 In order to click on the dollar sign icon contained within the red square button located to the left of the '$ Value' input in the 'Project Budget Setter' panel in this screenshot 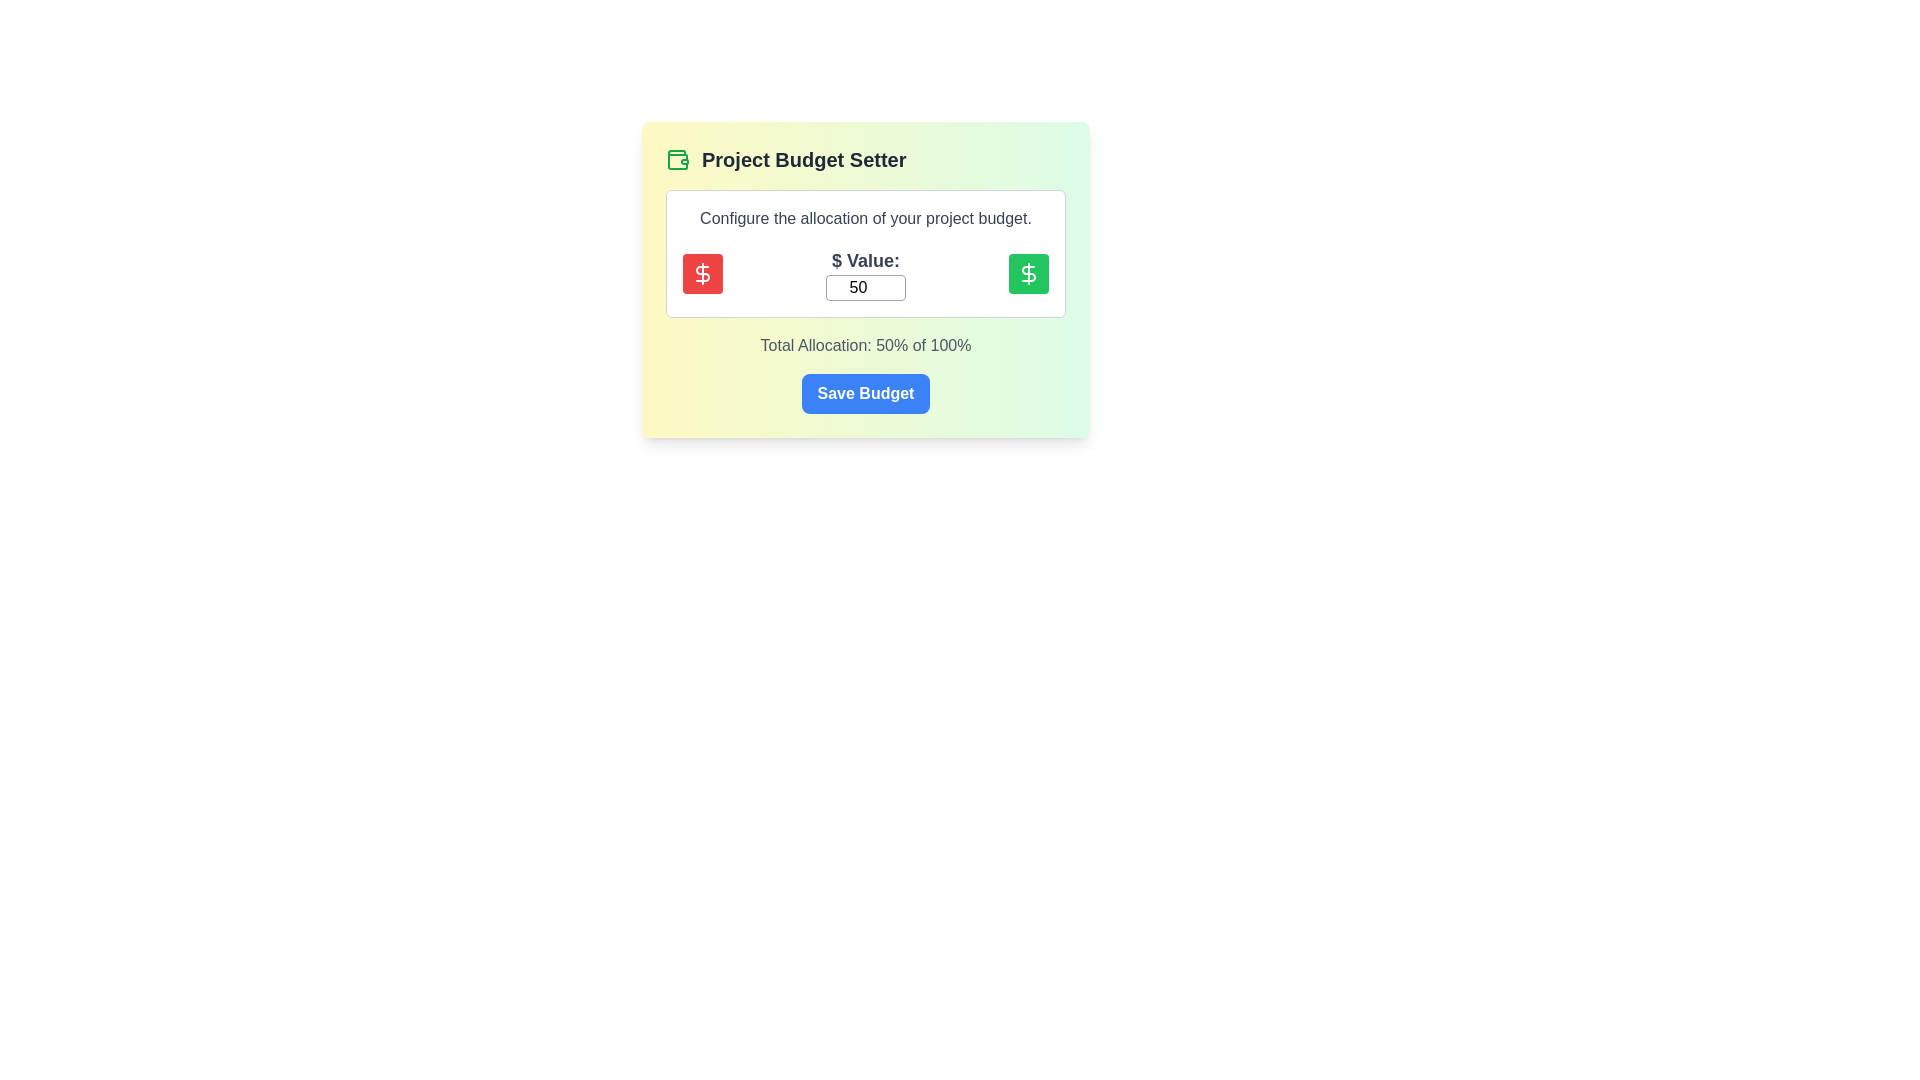, I will do `click(702, 273)`.